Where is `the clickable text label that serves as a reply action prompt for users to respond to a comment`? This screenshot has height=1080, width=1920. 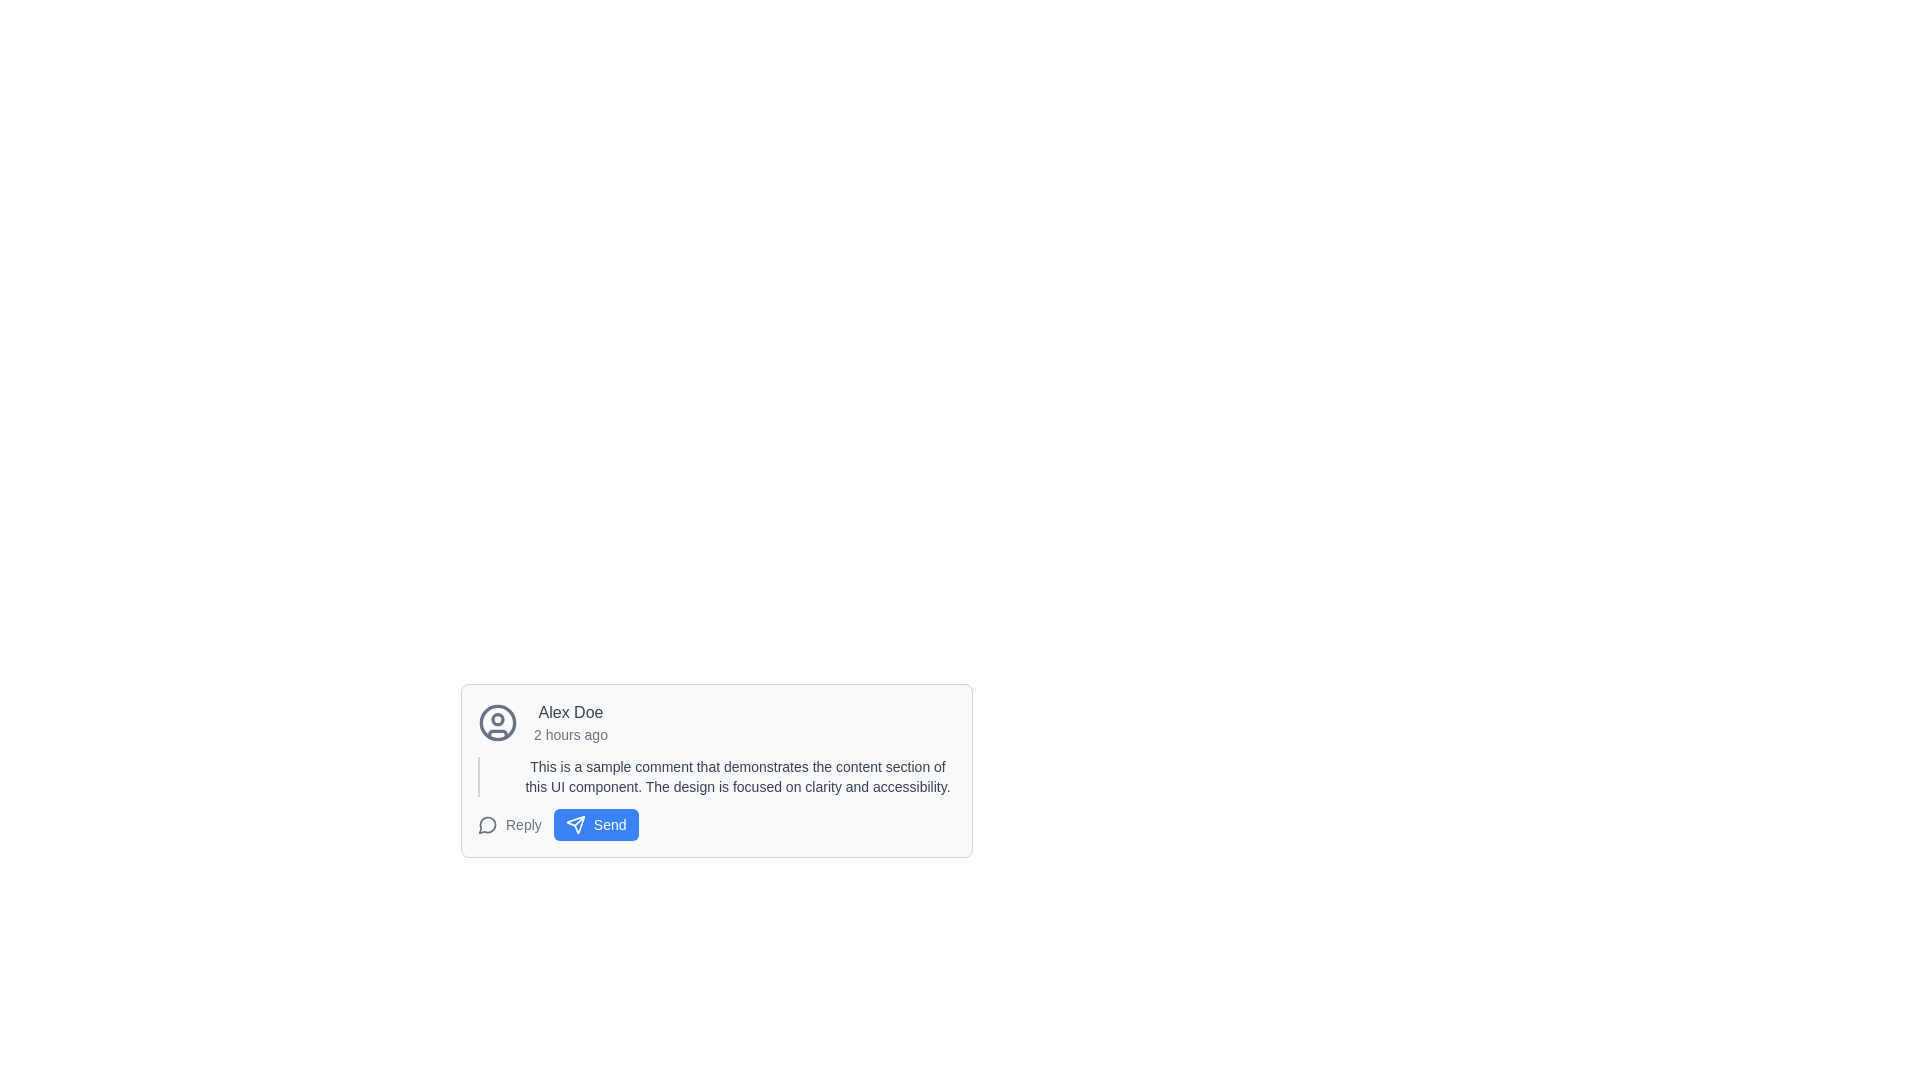
the clickable text label that serves as a reply action prompt for users to respond to a comment is located at coordinates (523, 825).